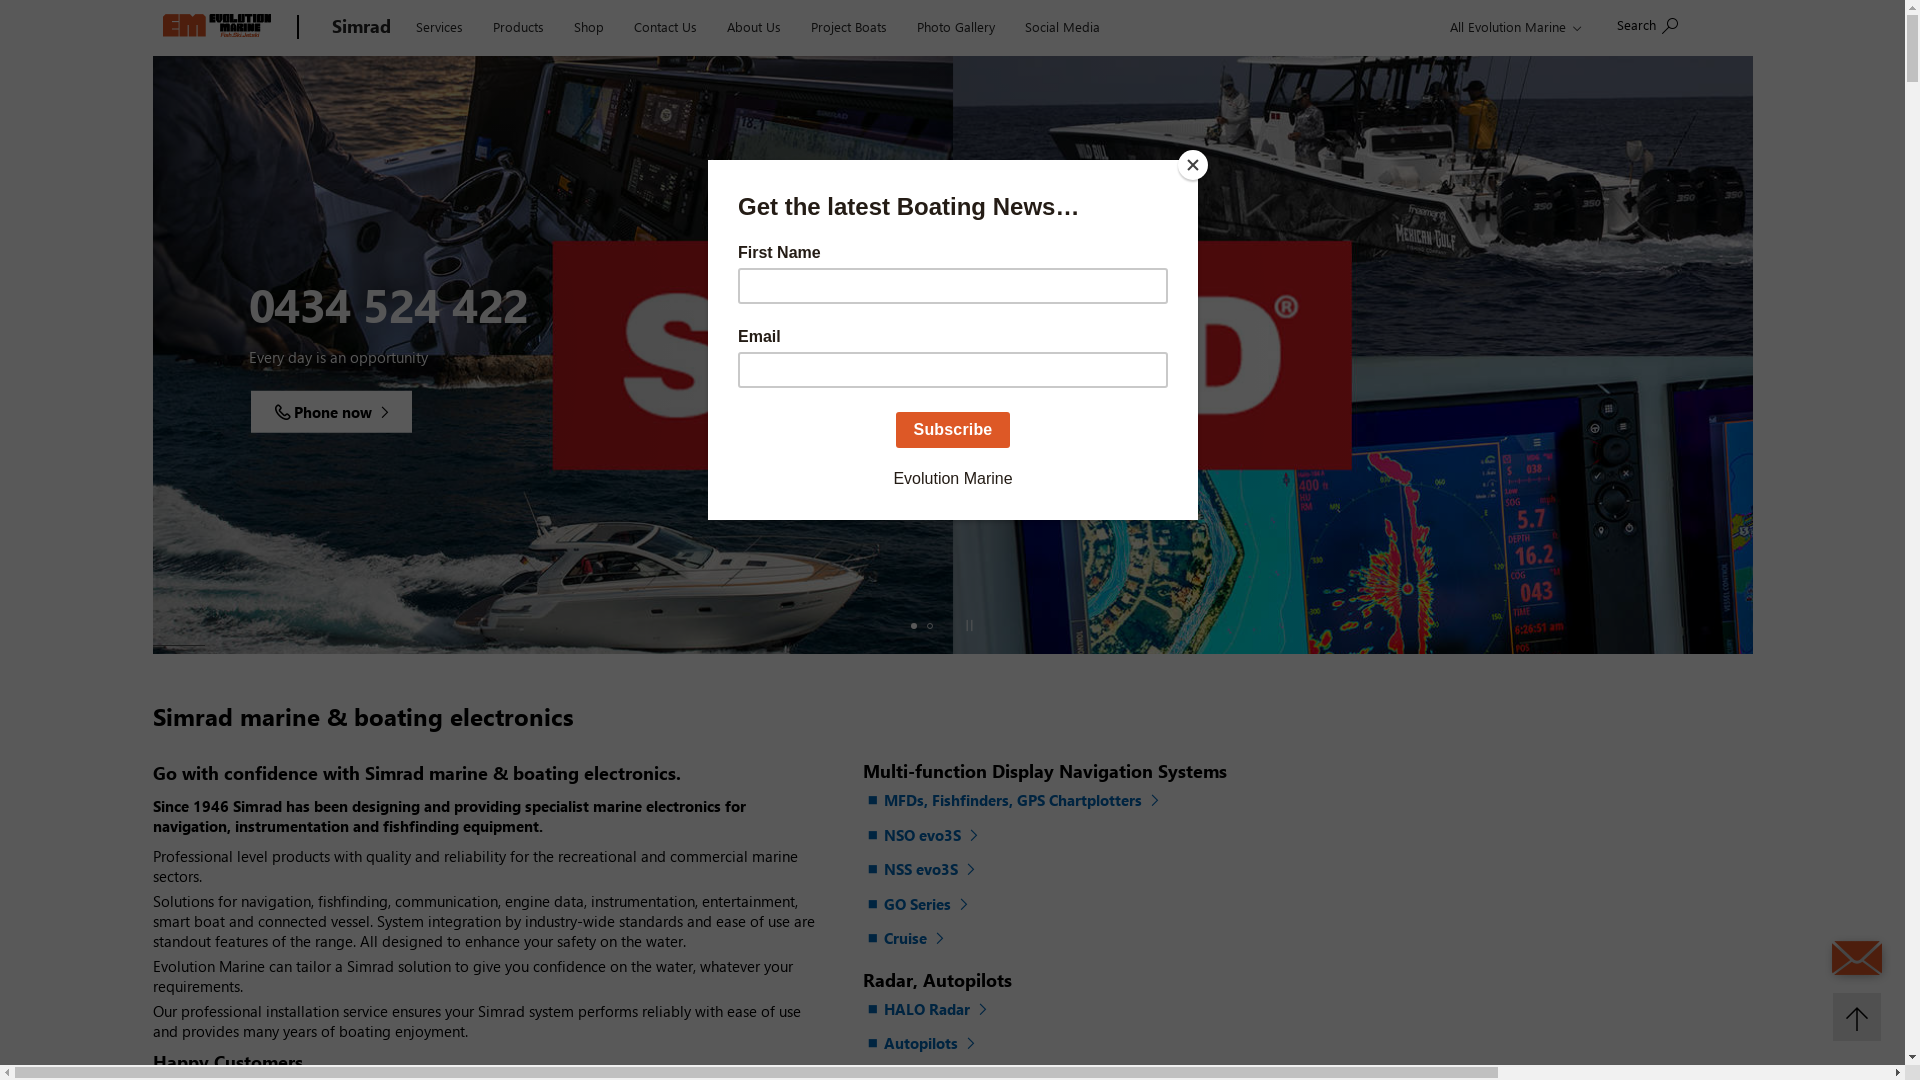 This screenshot has height=1080, width=1920. I want to click on 'NSO evo3S', so click(922, 836).